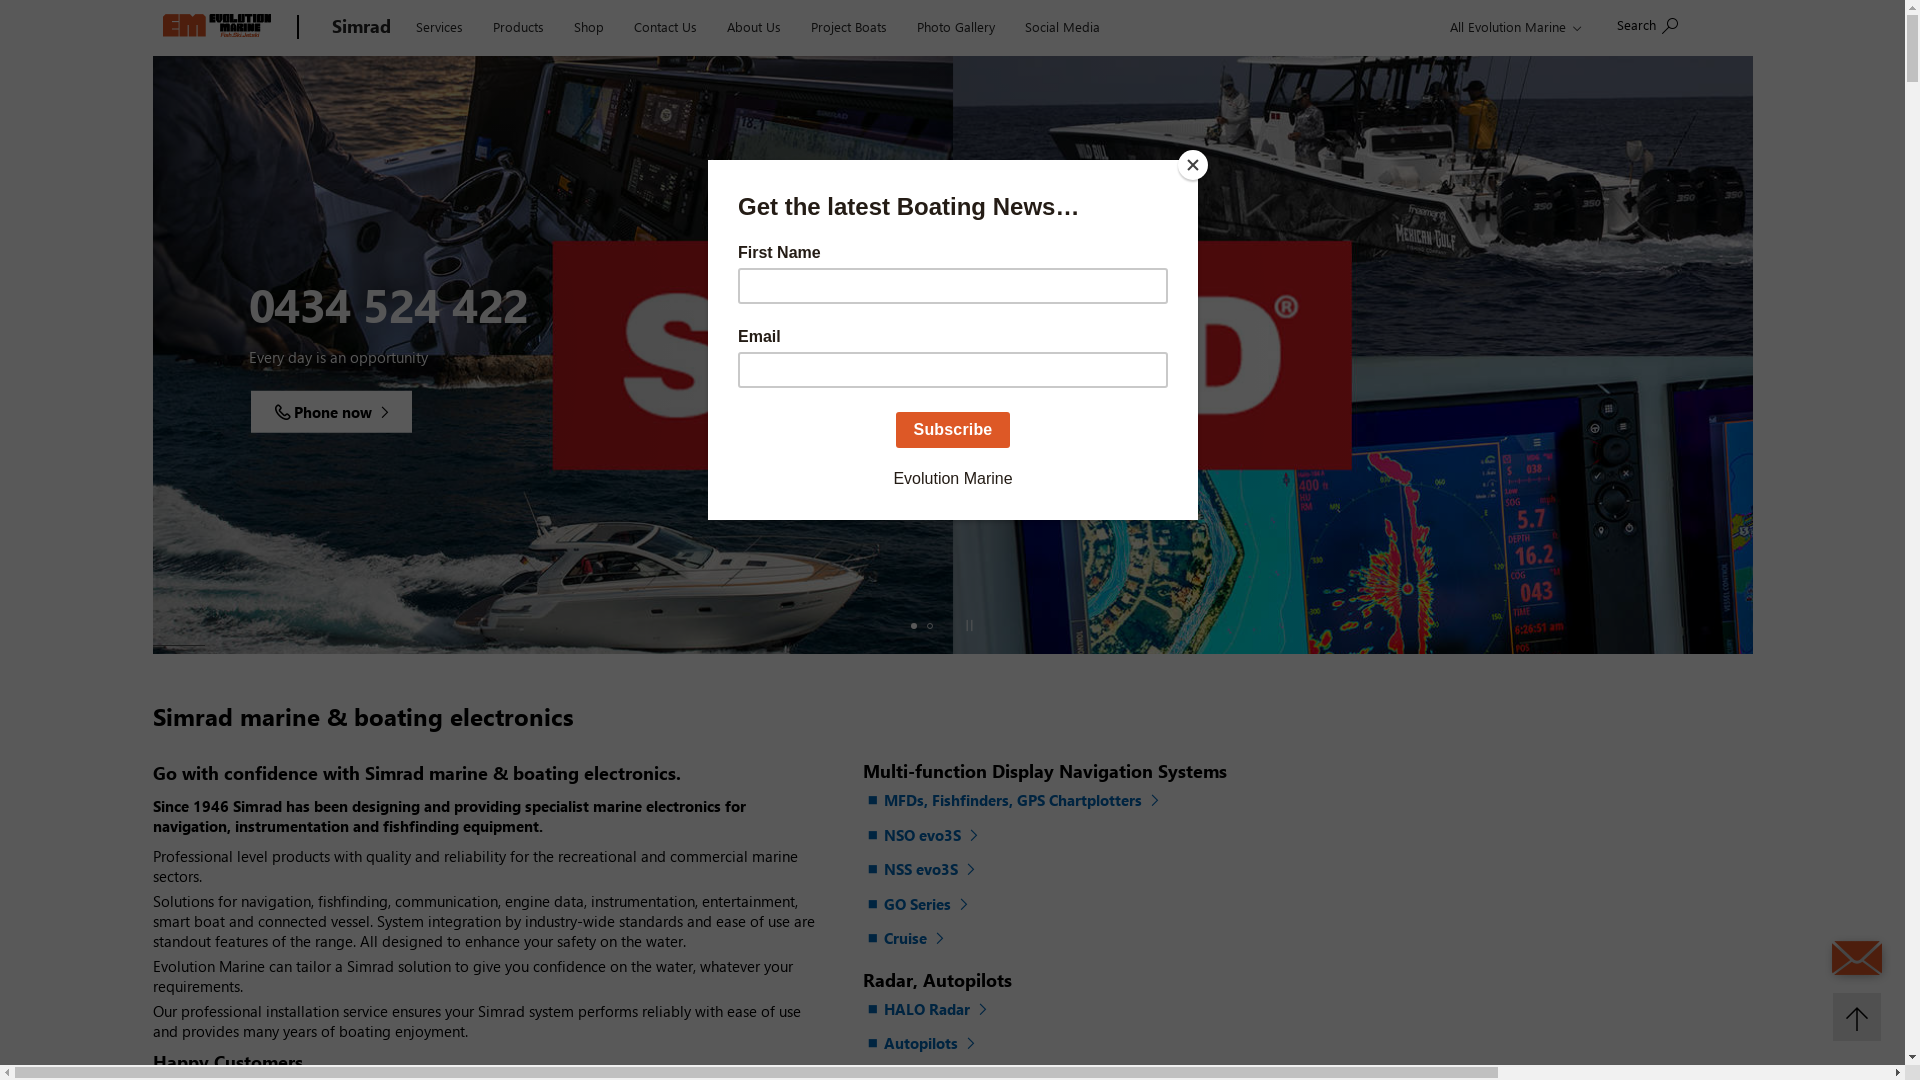 This screenshot has height=1080, width=1920. I want to click on 'NSO evo3S', so click(922, 836).